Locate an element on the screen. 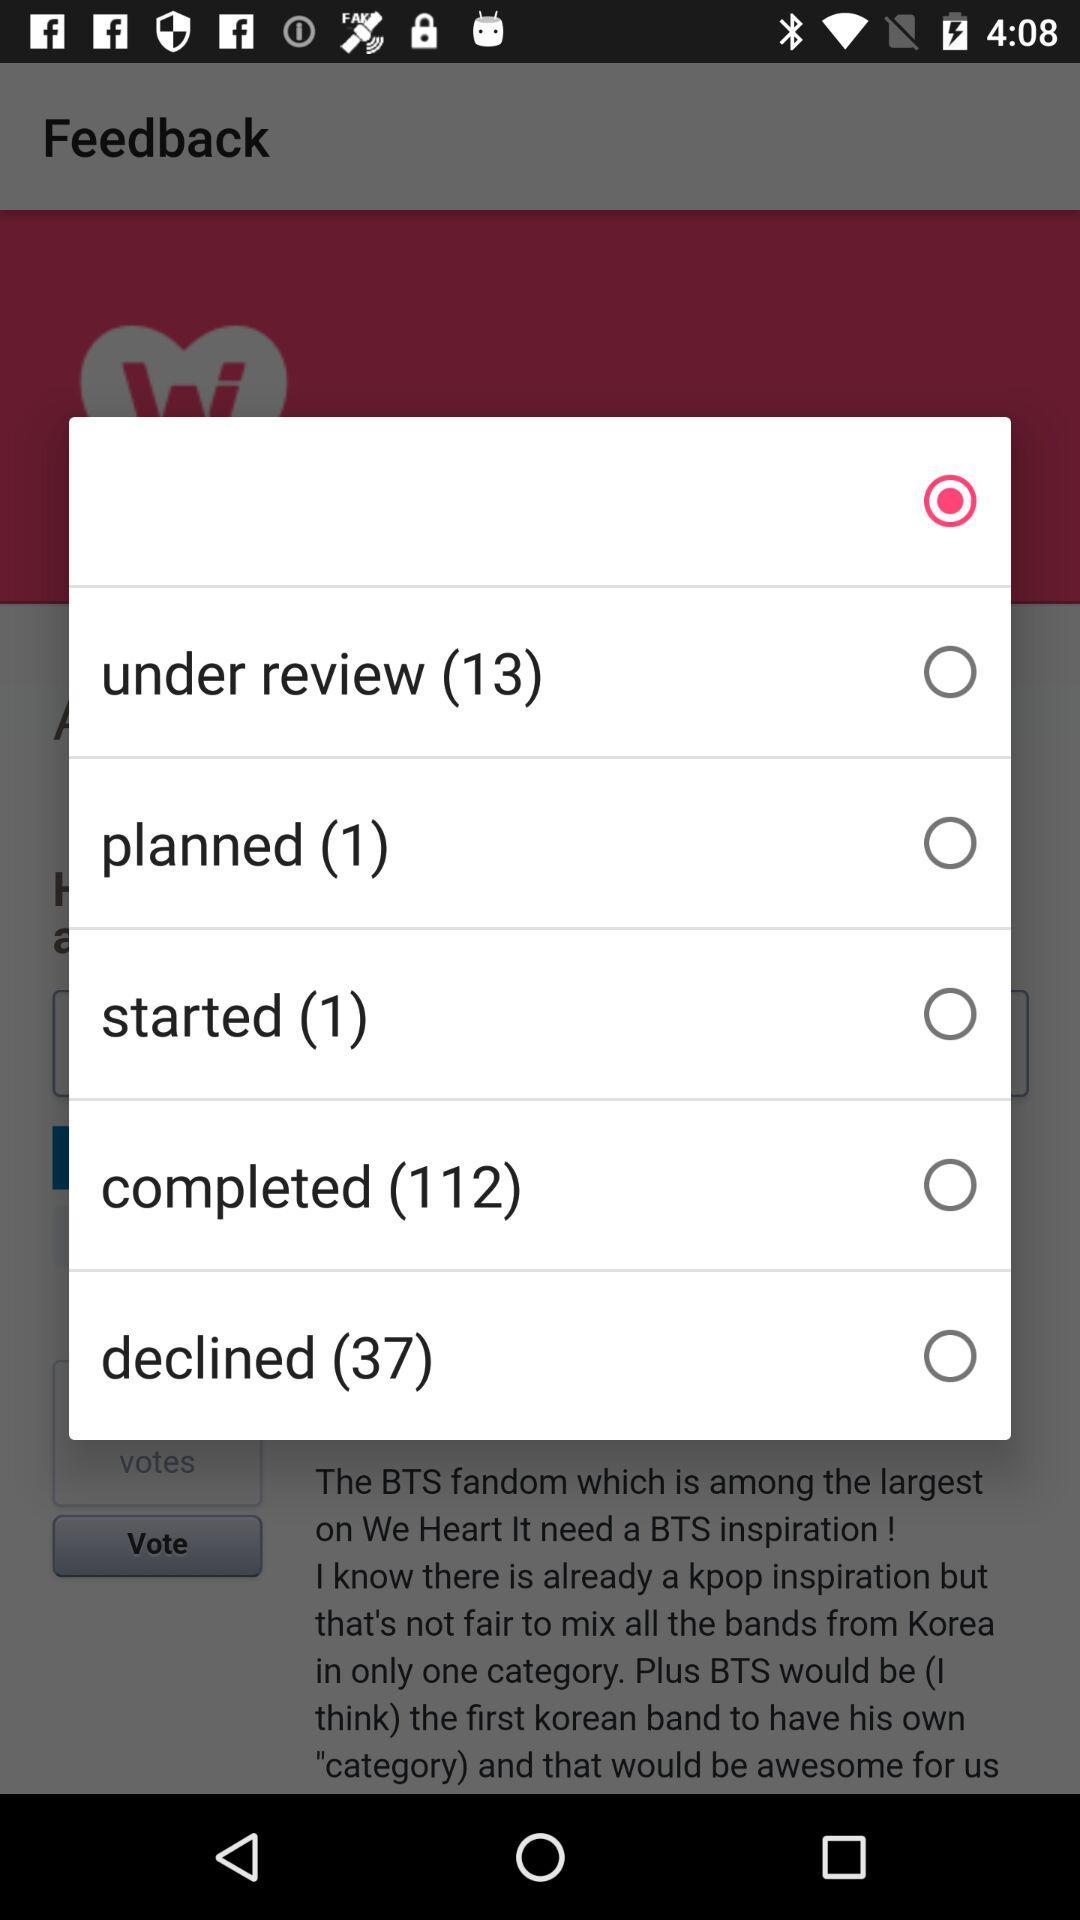 Image resolution: width=1080 pixels, height=1920 pixels. the icon above declined (37) is located at coordinates (540, 1185).